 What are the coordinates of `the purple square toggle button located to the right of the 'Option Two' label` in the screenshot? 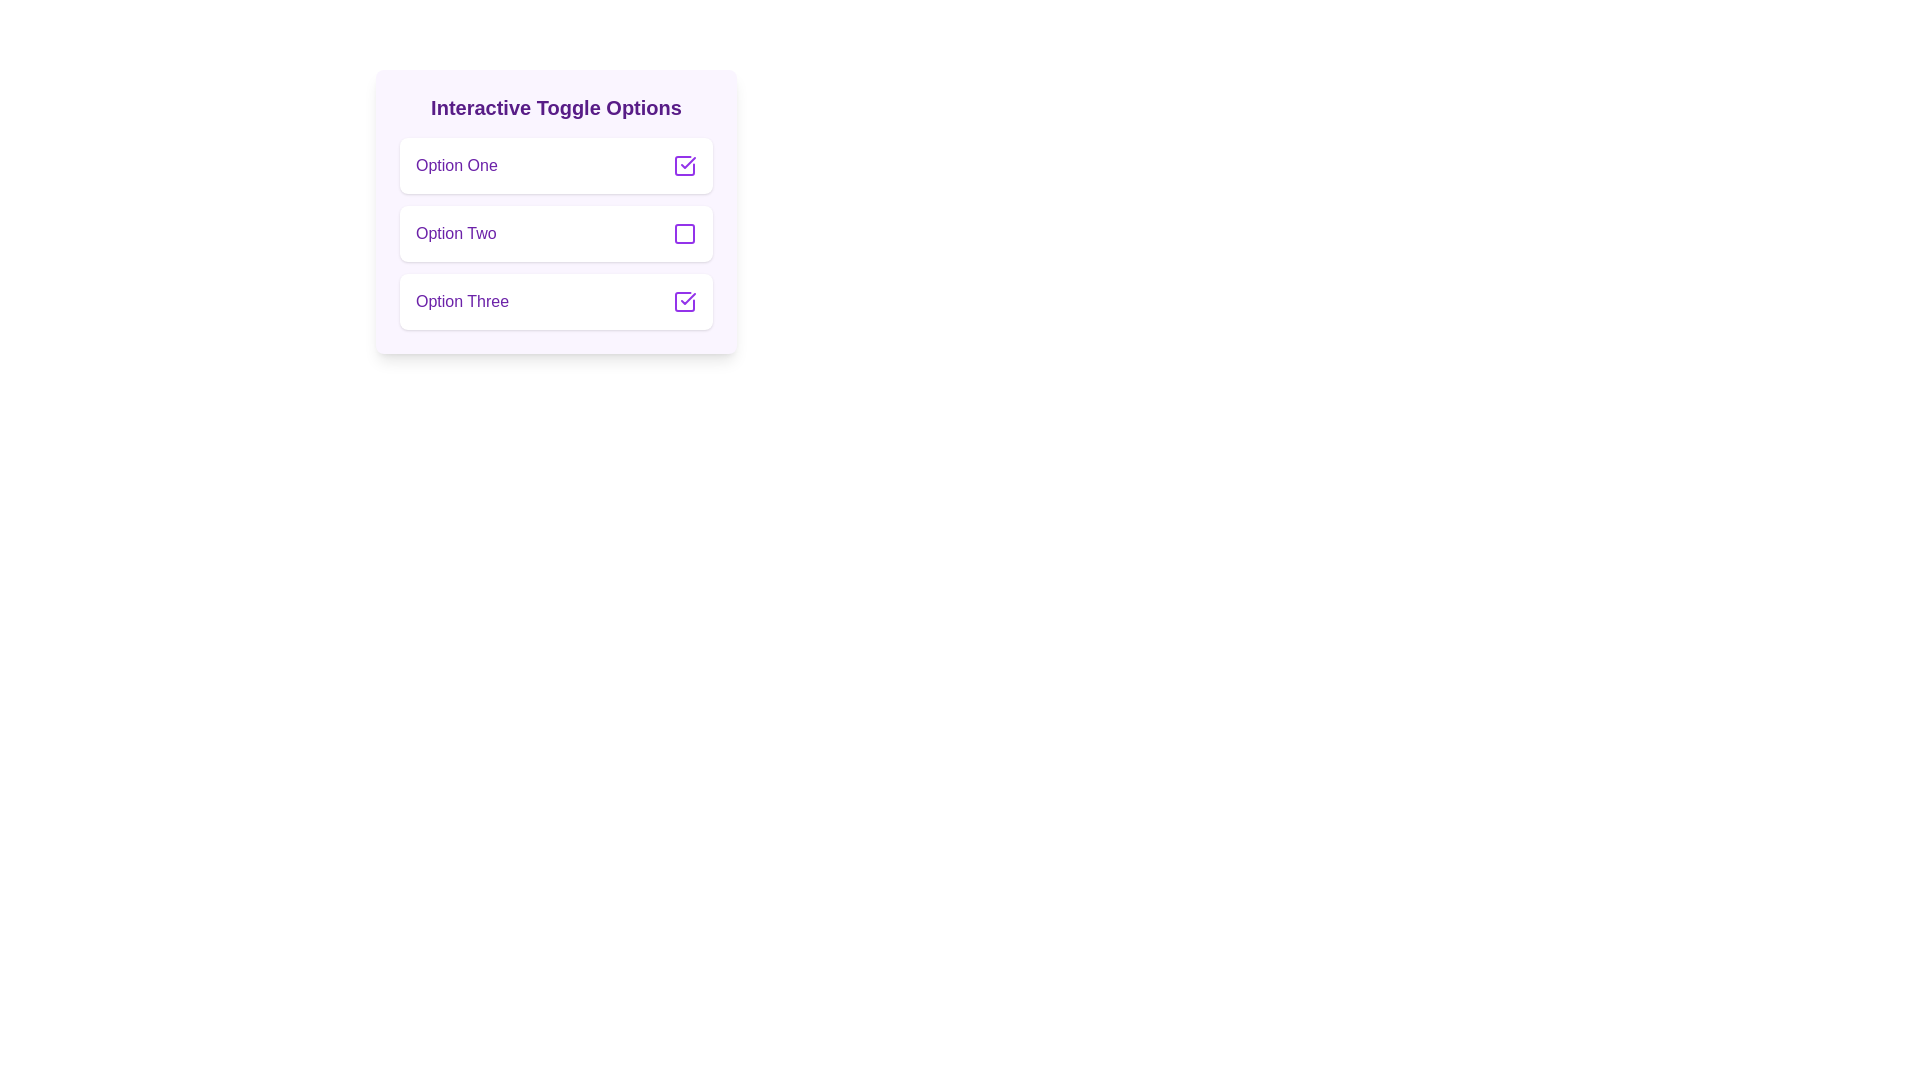 It's located at (685, 233).